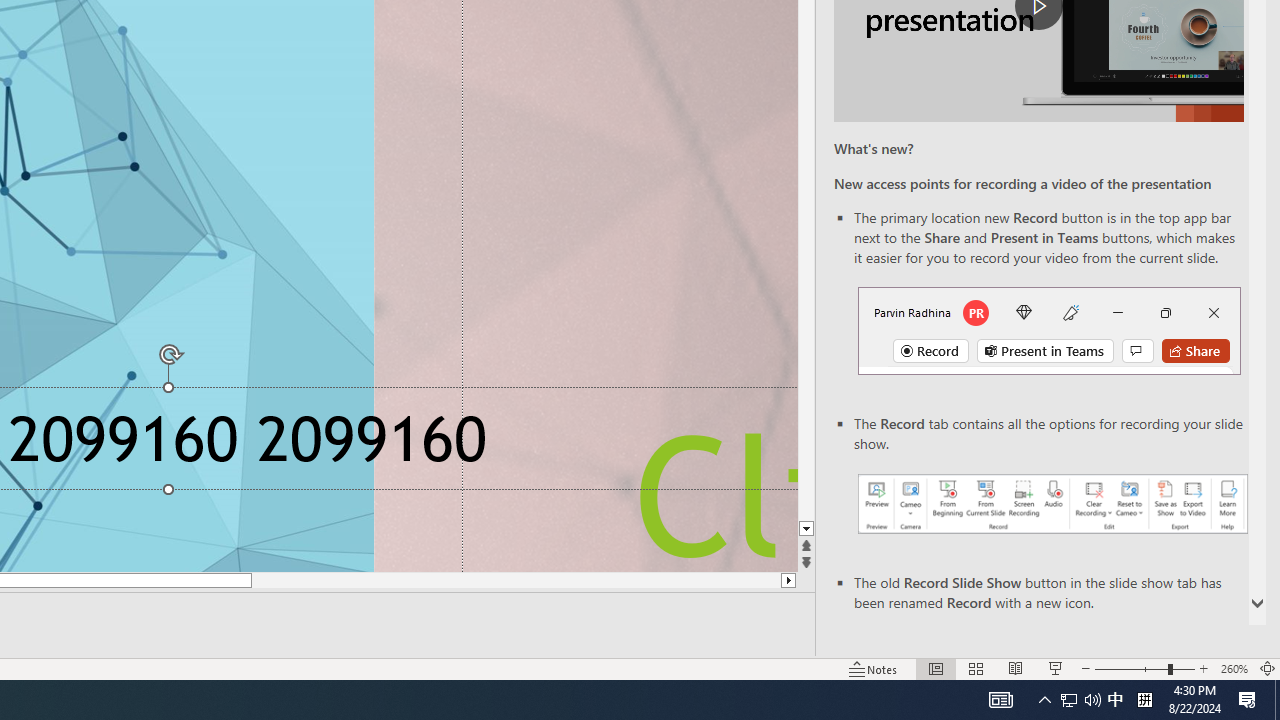 This screenshot has height=720, width=1280. I want to click on 'Zoom 260%', so click(1233, 669).